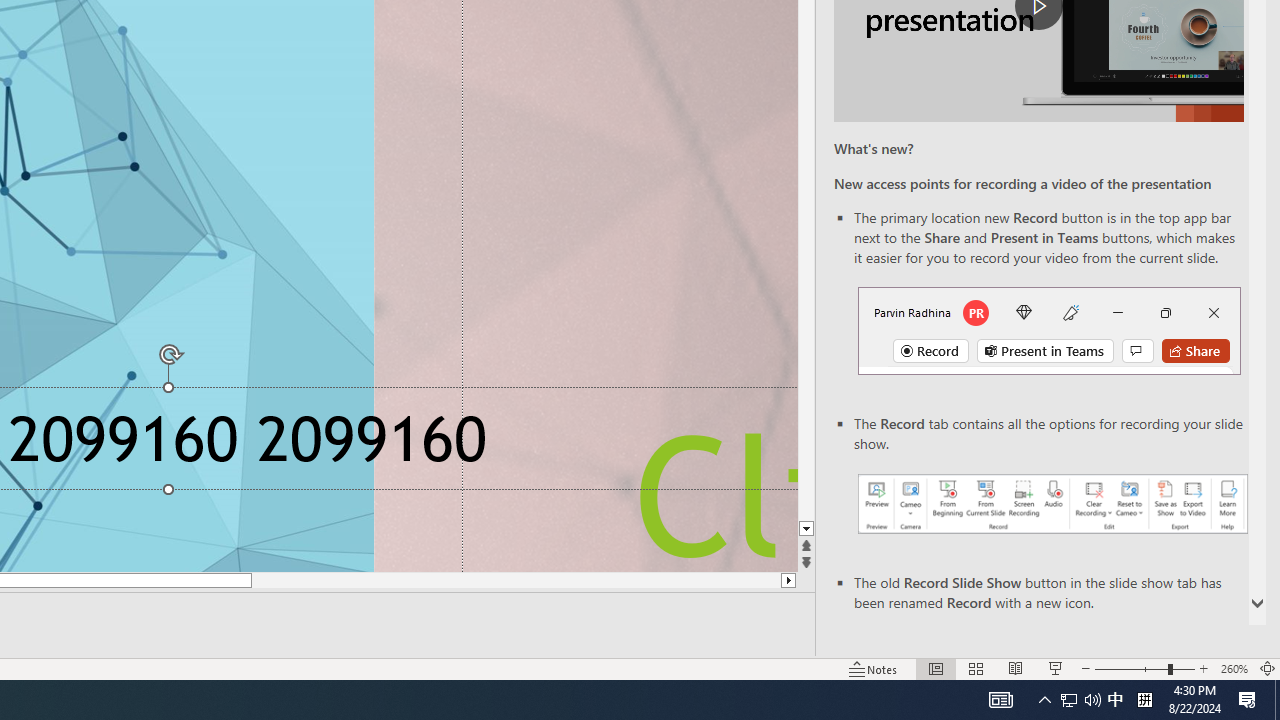 This screenshot has height=720, width=1280. I want to click on 'Zoom 260%', so click(1233, 669).